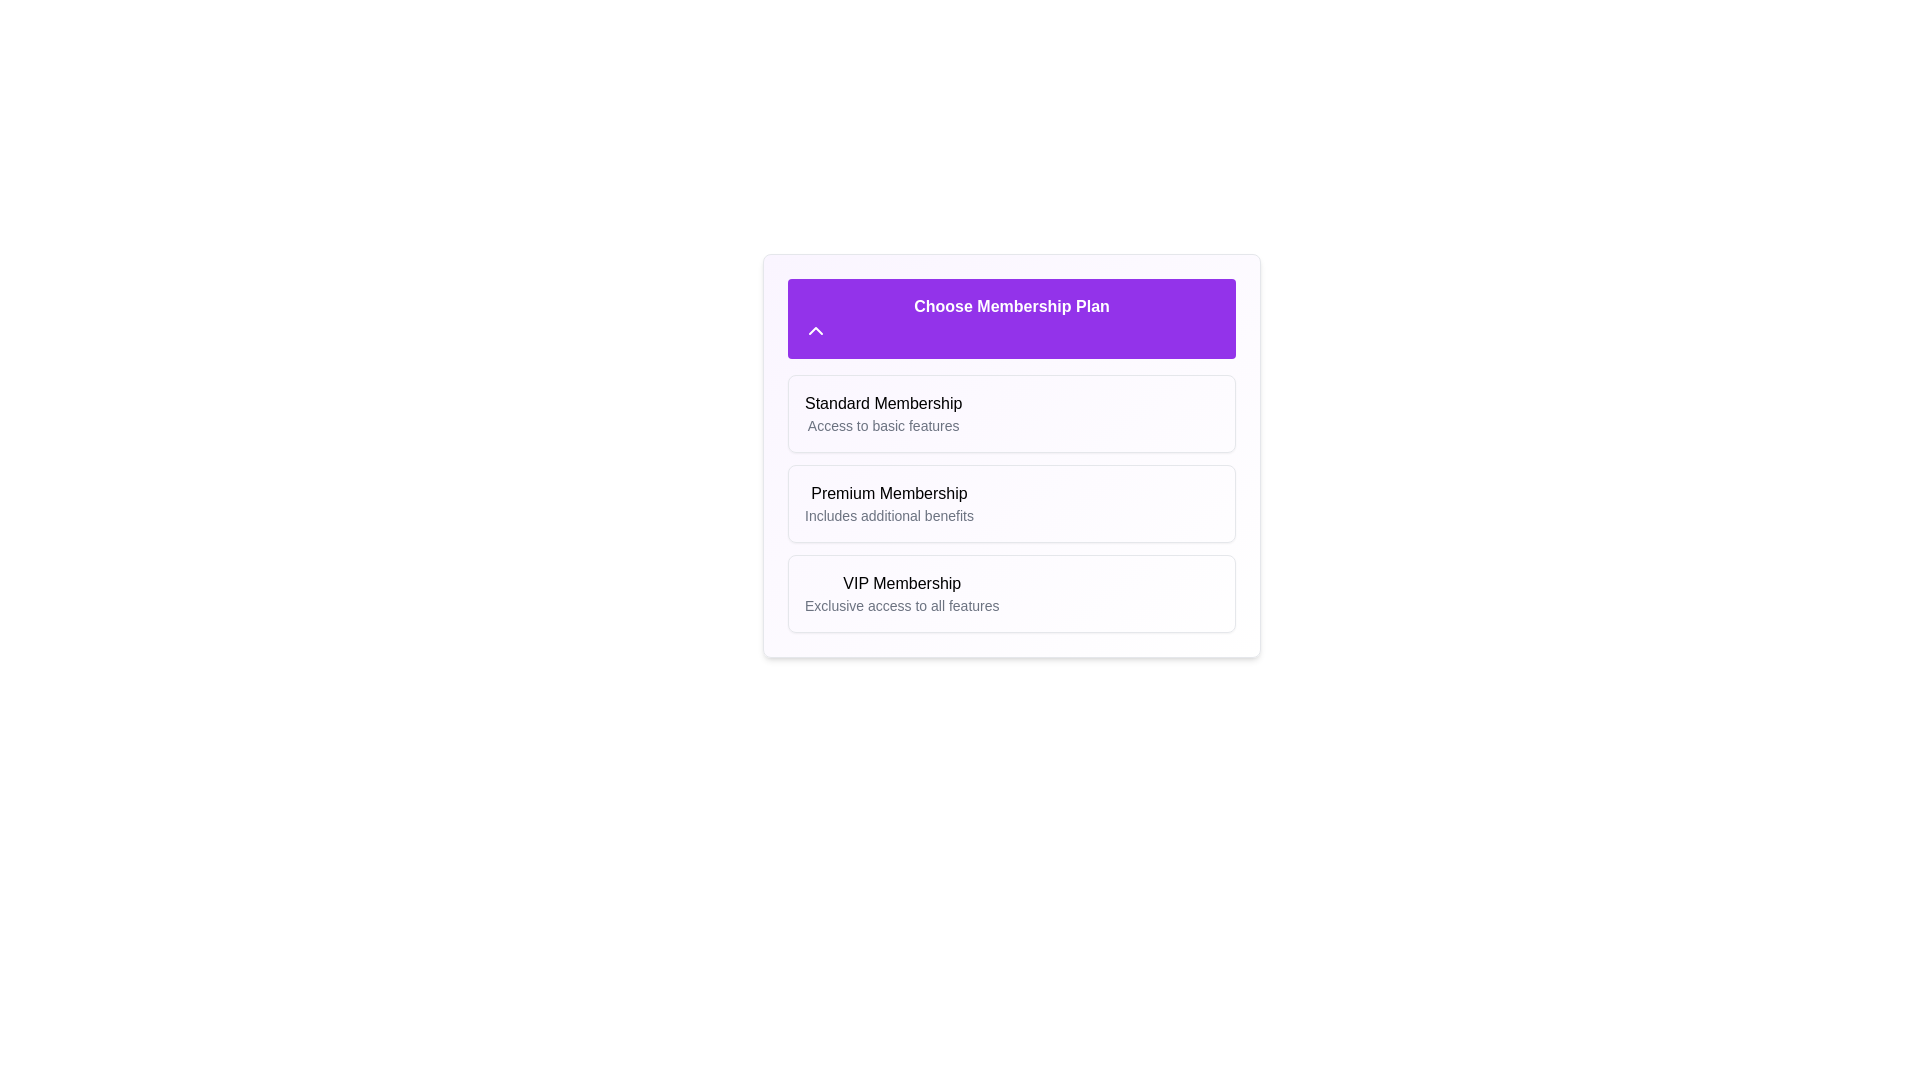 This screenshot has height=1080, width=1920. What do you see at coordinates (882, 424) in the screenshot?
I see `text on the label stating 'Access to basic features', which is styled in light gray and located below the 'Standard Membership' heading in the first membership option section` at bounding box center [882, 424].